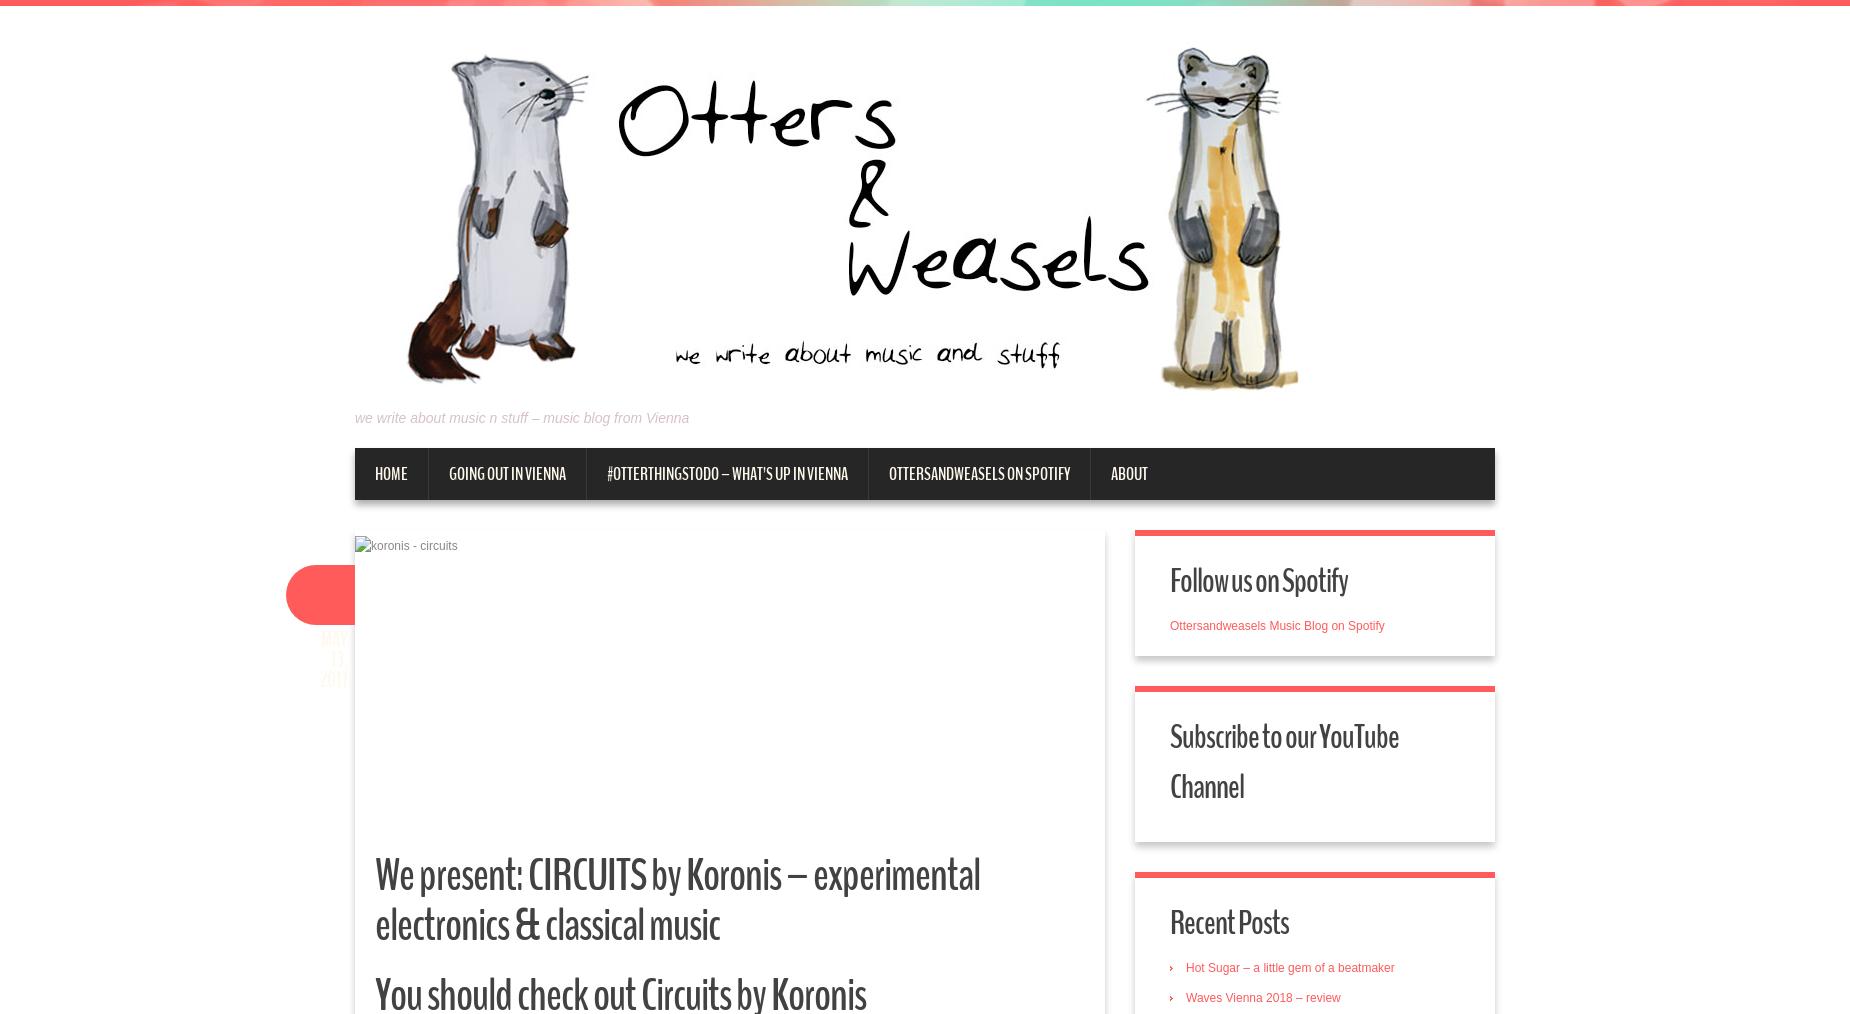  I want to click on 'Waves Vienna 2018 – review', so click(1261, 997).